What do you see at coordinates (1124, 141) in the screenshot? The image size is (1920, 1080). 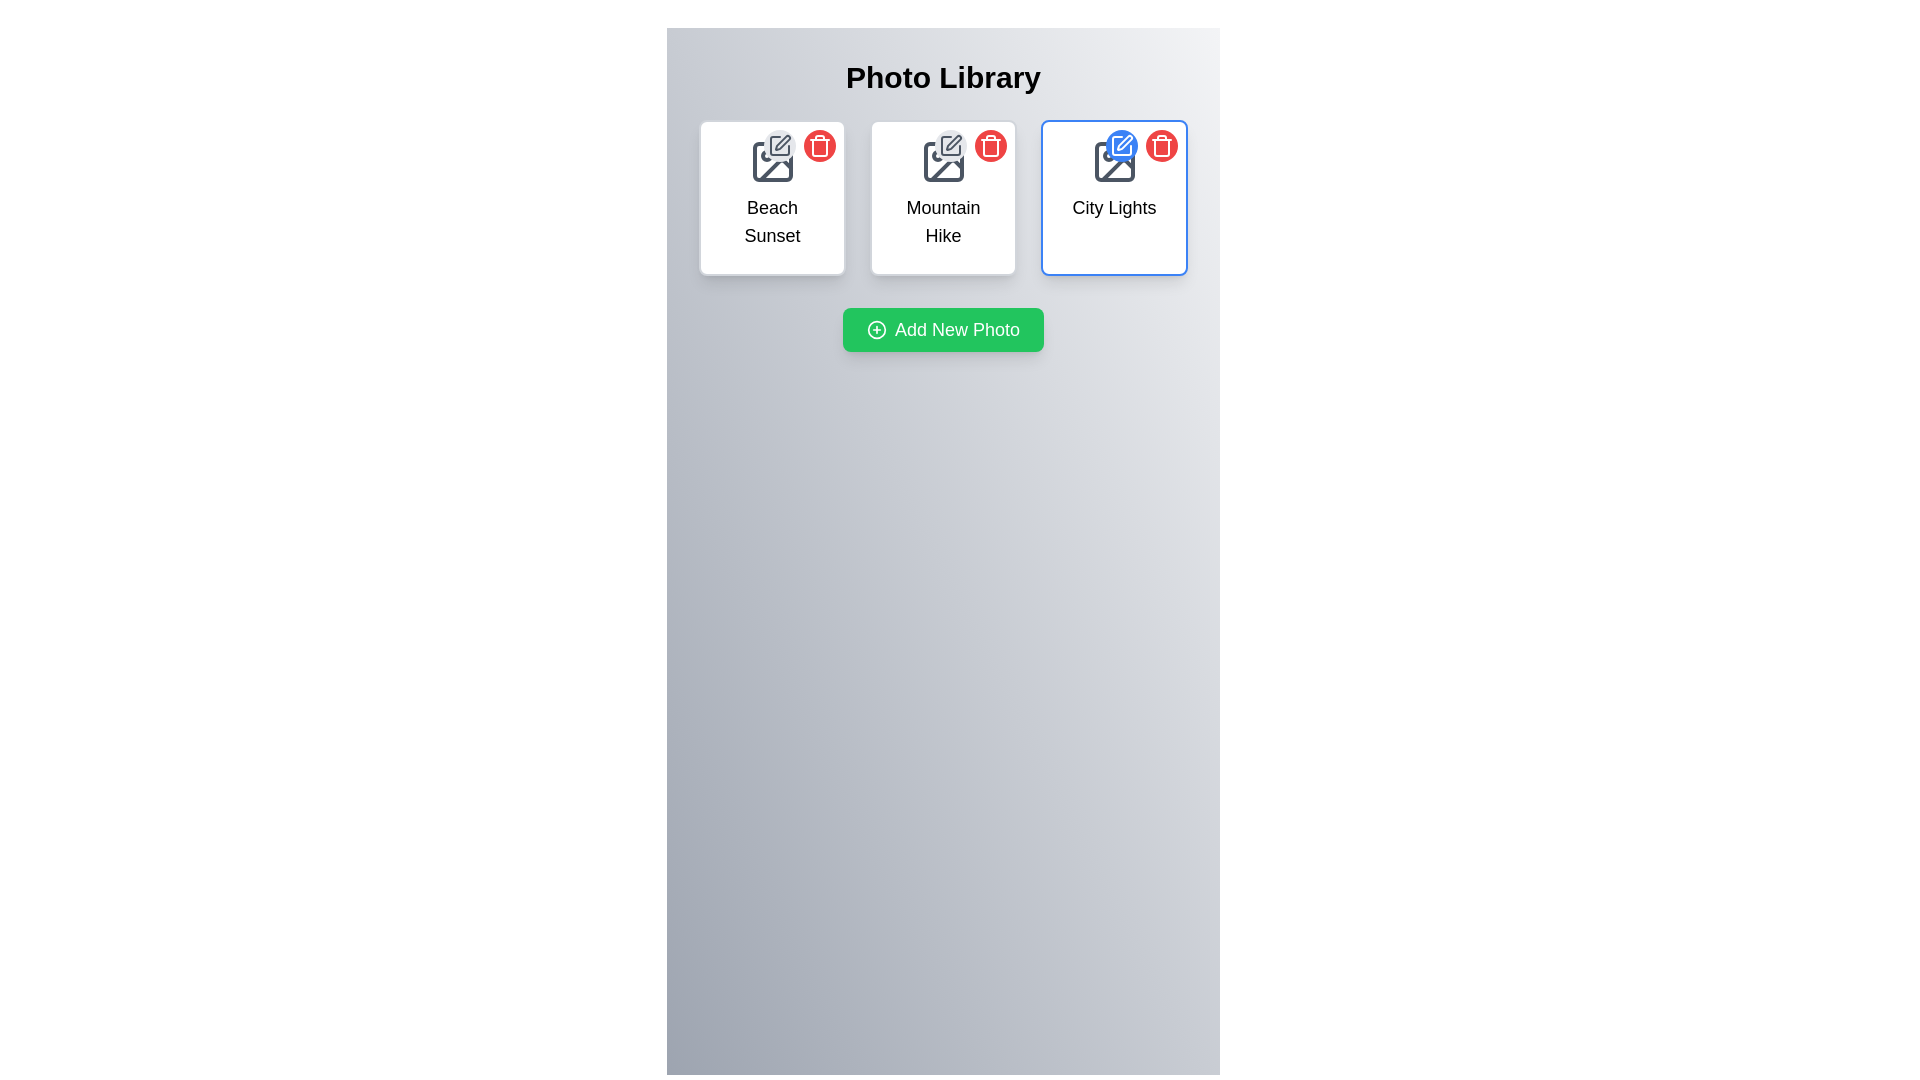 I see `the pen icon button located in the top-left corner of the 'City Lights' card, which is part of an editing tool and resembles a slanted pen within a square frame` at bounding box center [1124, 141].